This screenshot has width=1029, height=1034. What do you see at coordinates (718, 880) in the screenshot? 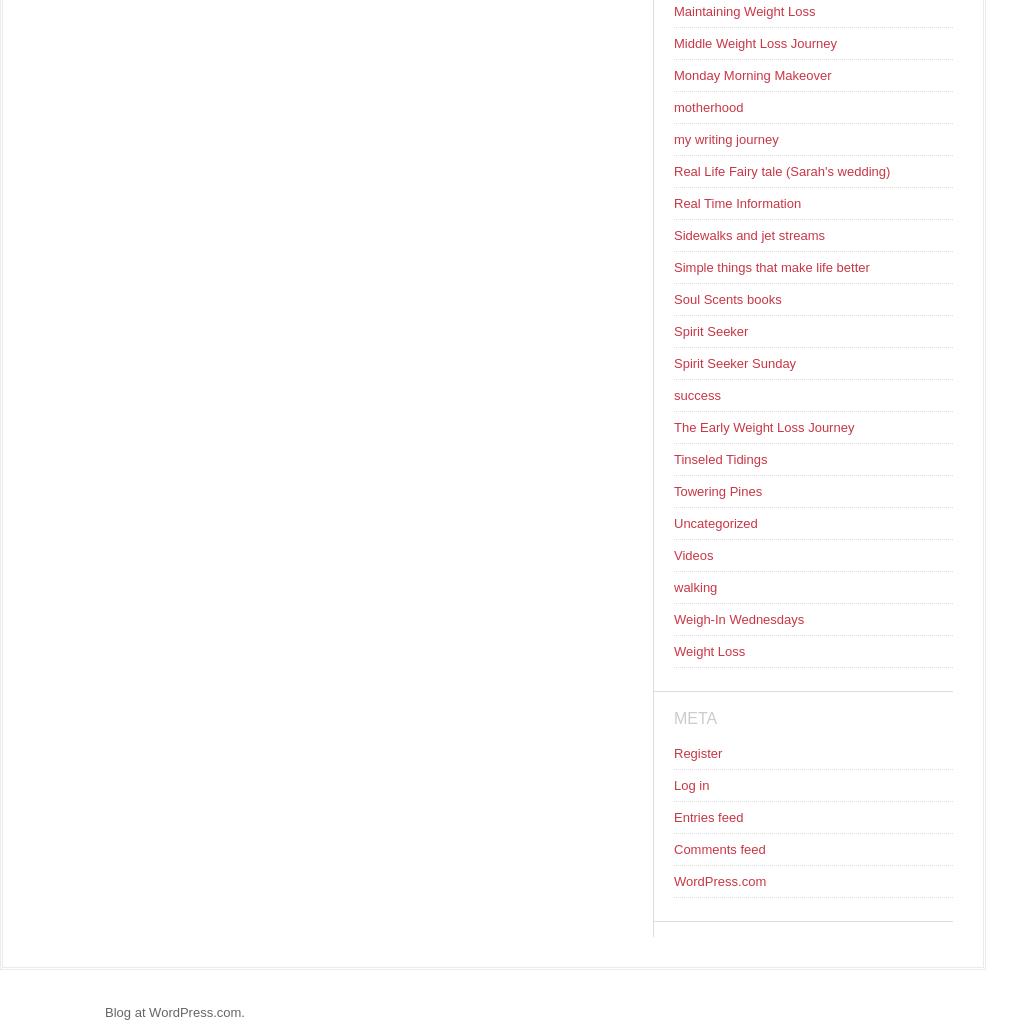
I see `'WordPress.com'` at bounding box center [718, 880].